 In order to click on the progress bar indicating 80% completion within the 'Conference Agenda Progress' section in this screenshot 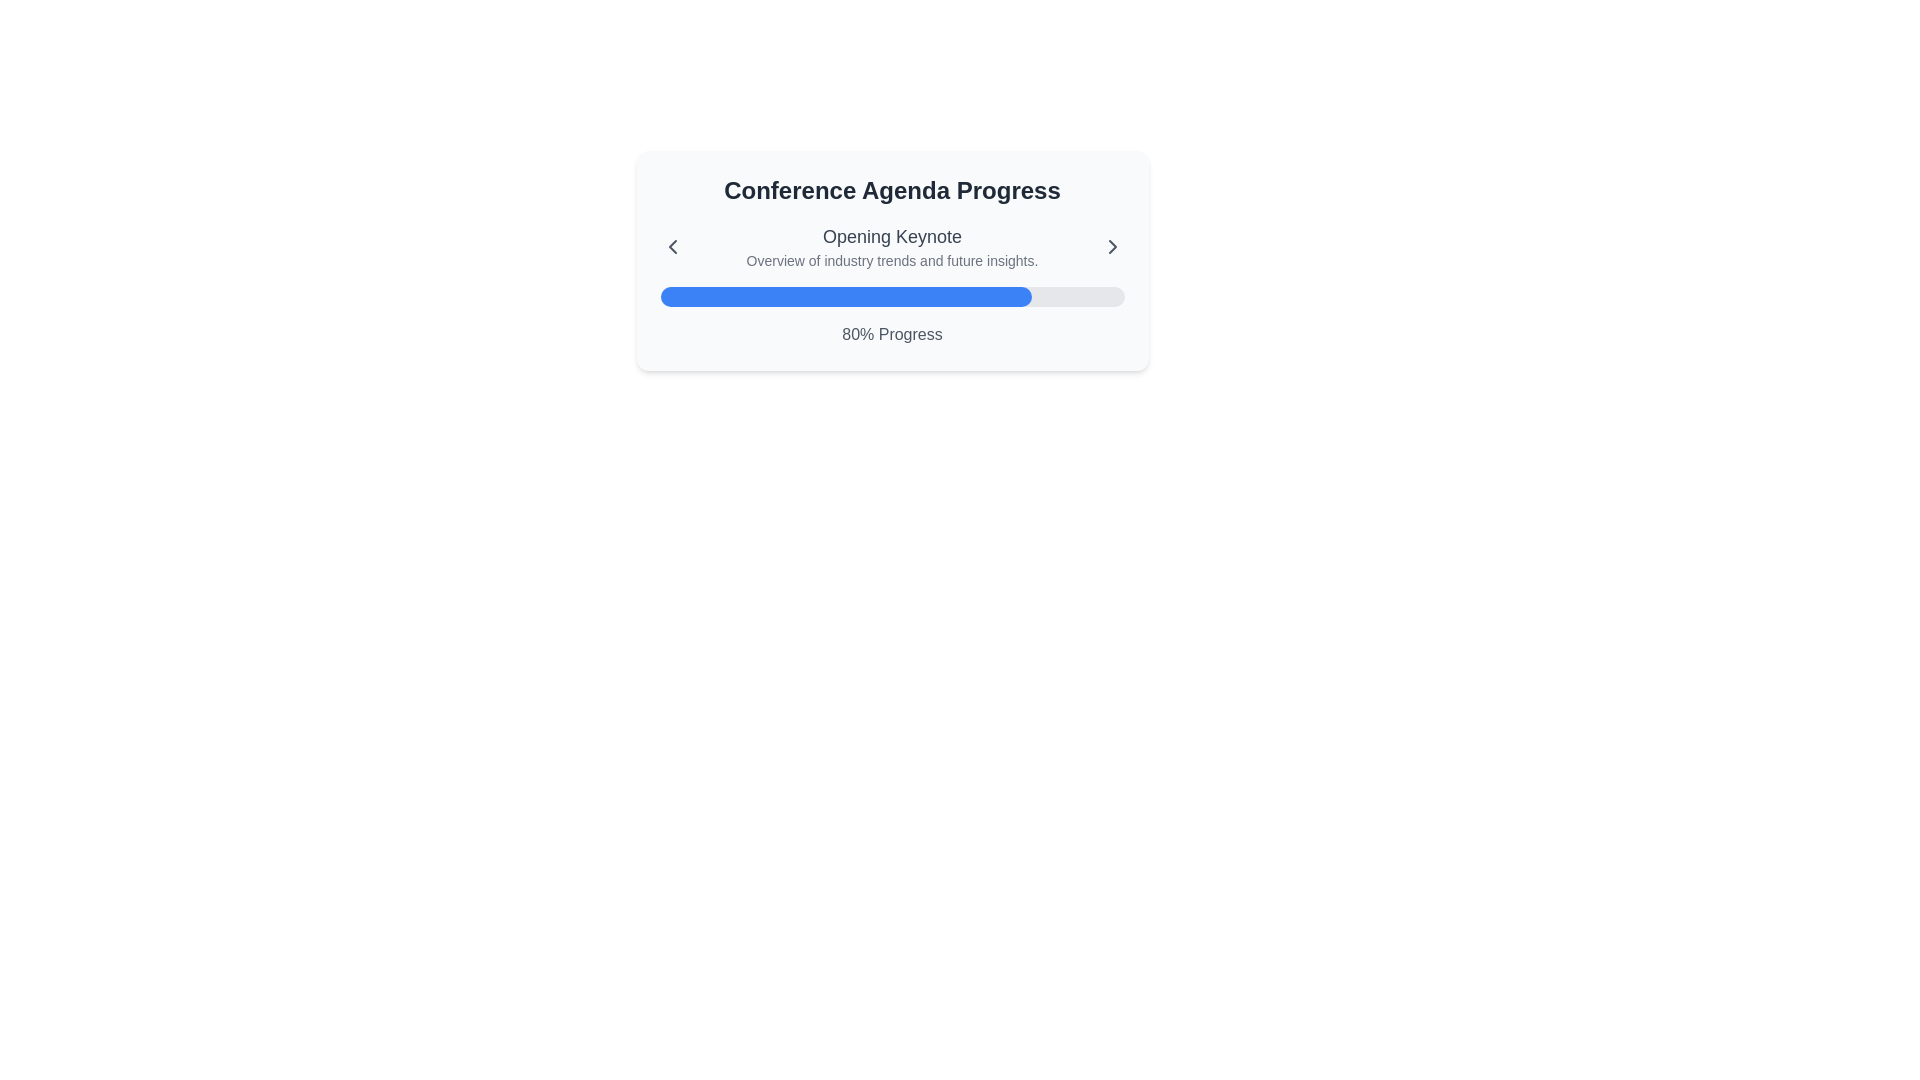, I will do `click(891, 297)`.